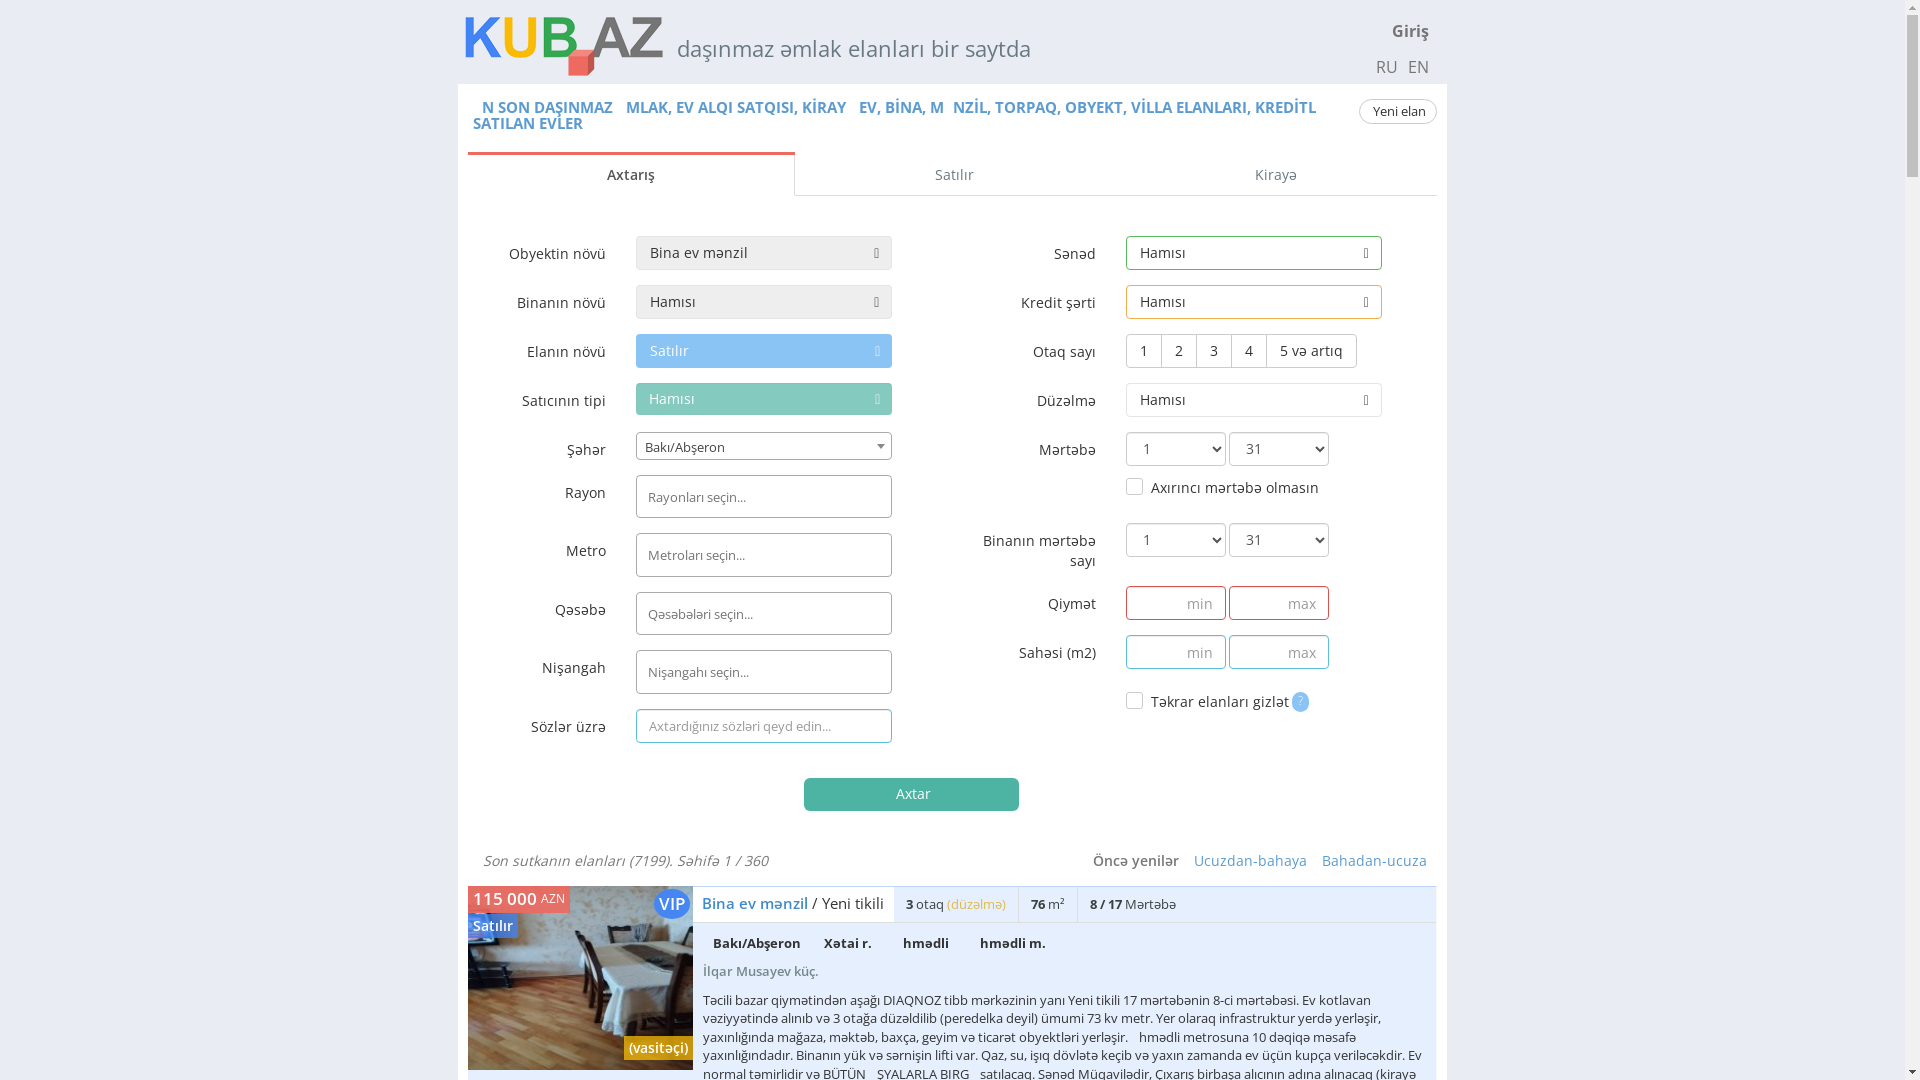  I want to click on 'Axtar', so click(804, 793).